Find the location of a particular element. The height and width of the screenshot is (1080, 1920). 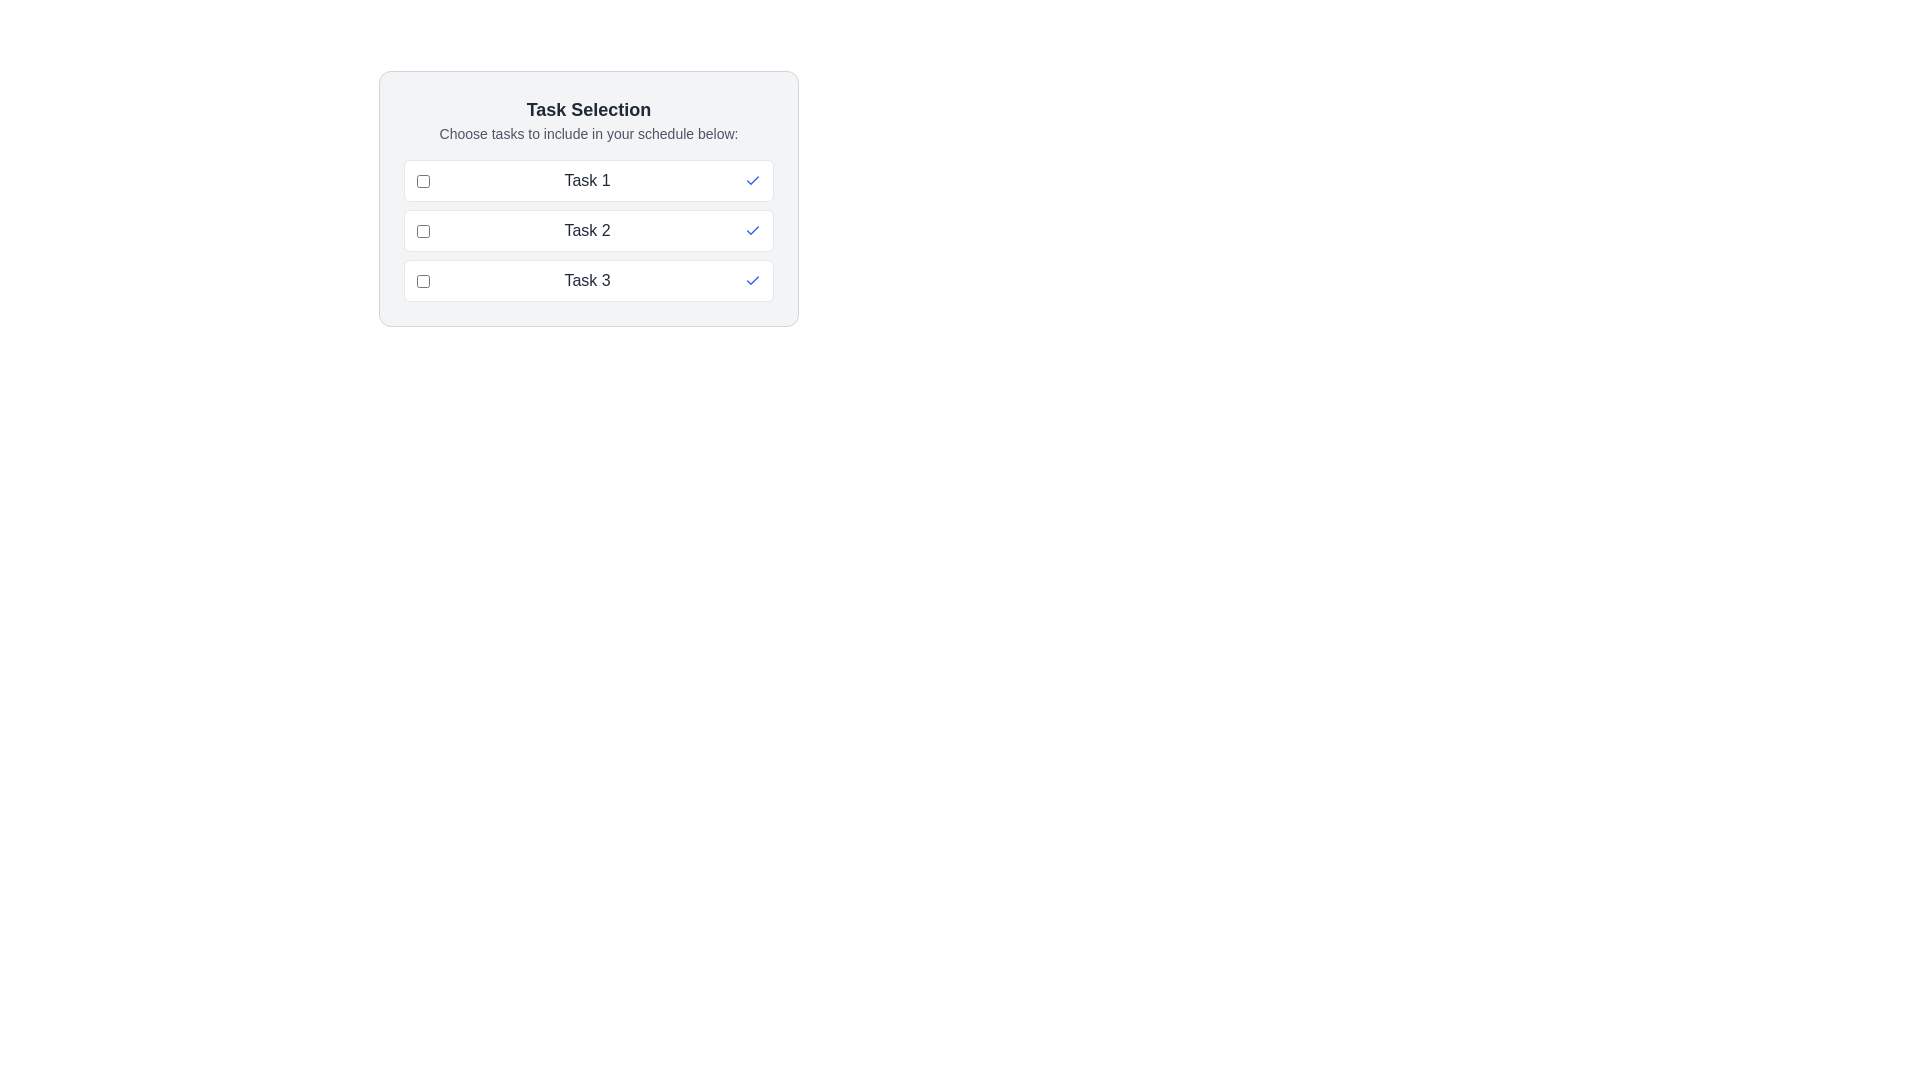

the checkbox for 'Task 2' is located at coordinates (422, 230).